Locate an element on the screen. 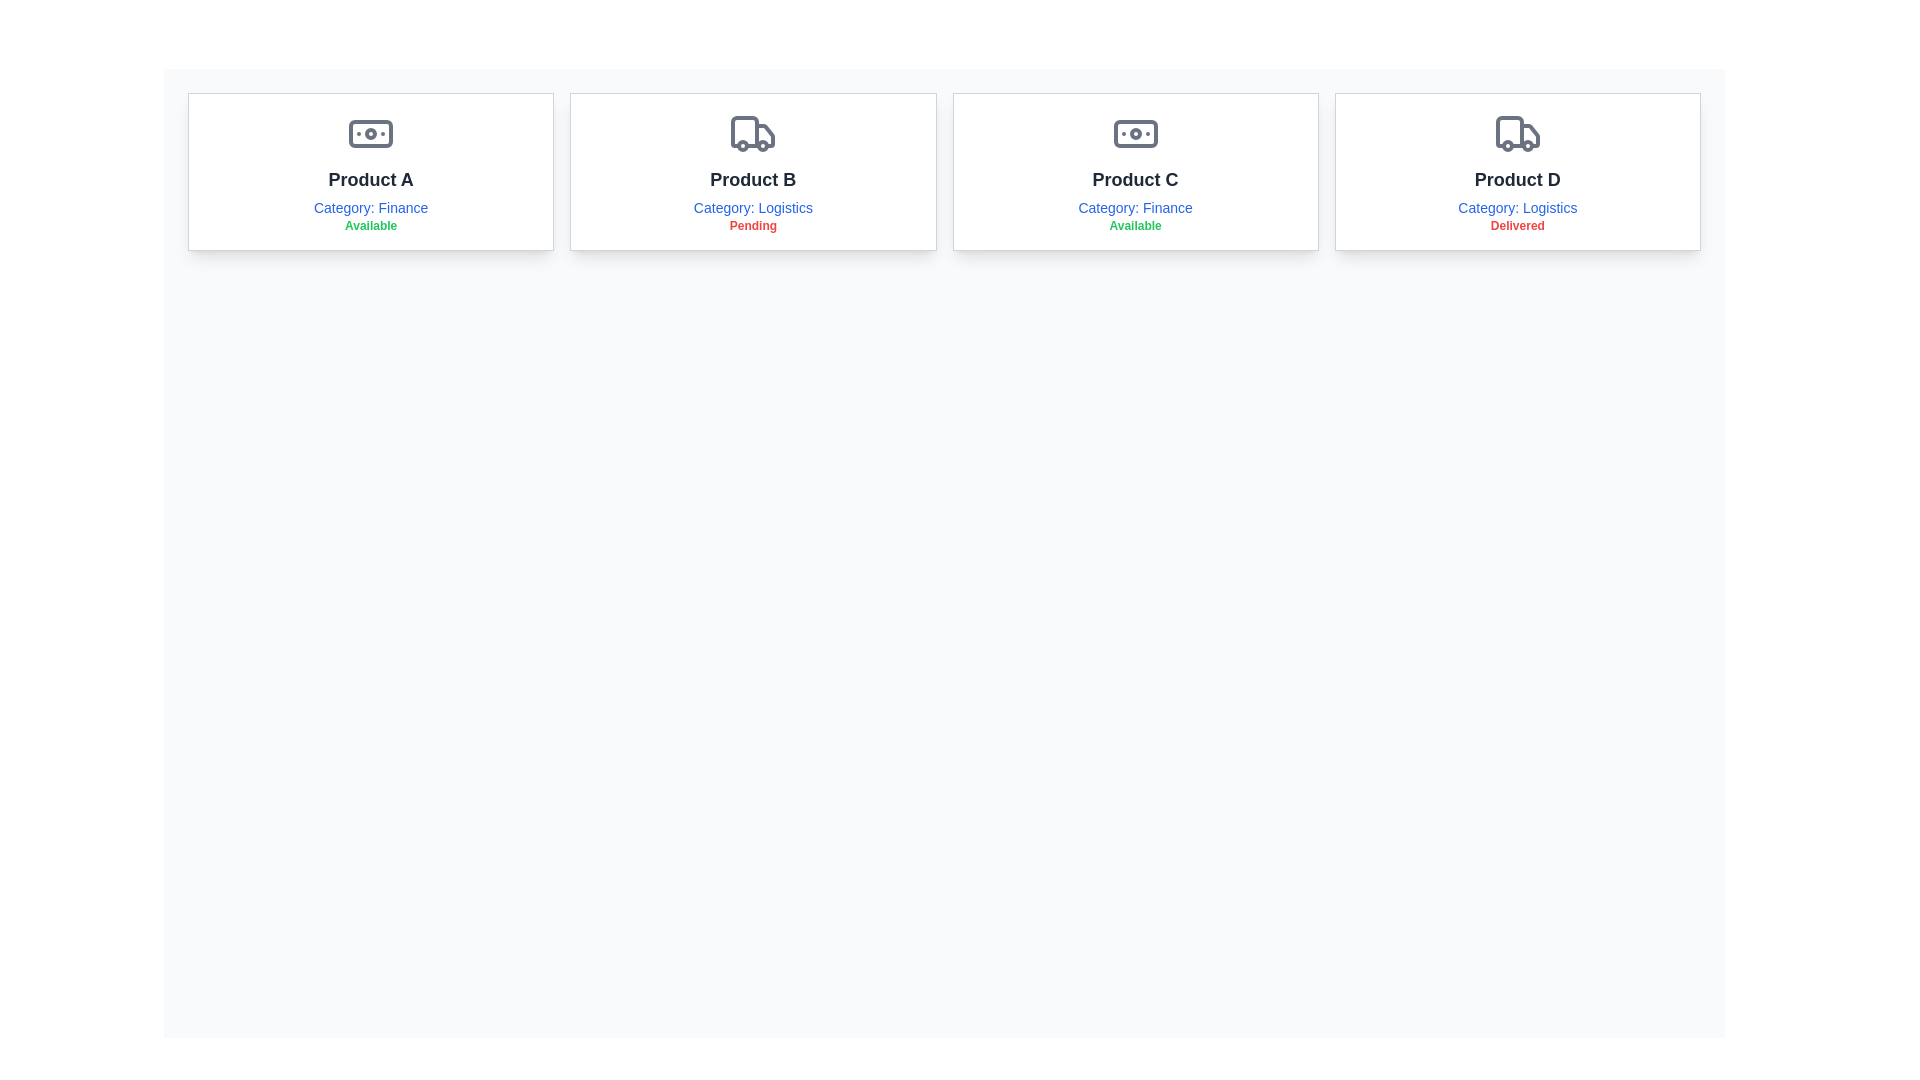 This screenshot has height=1080, width=1920. the 'Available' text label in green font, located at the bottom section of the card for 'Product A', below the 'Category: Finance' label is located at coordinates (371, 225).